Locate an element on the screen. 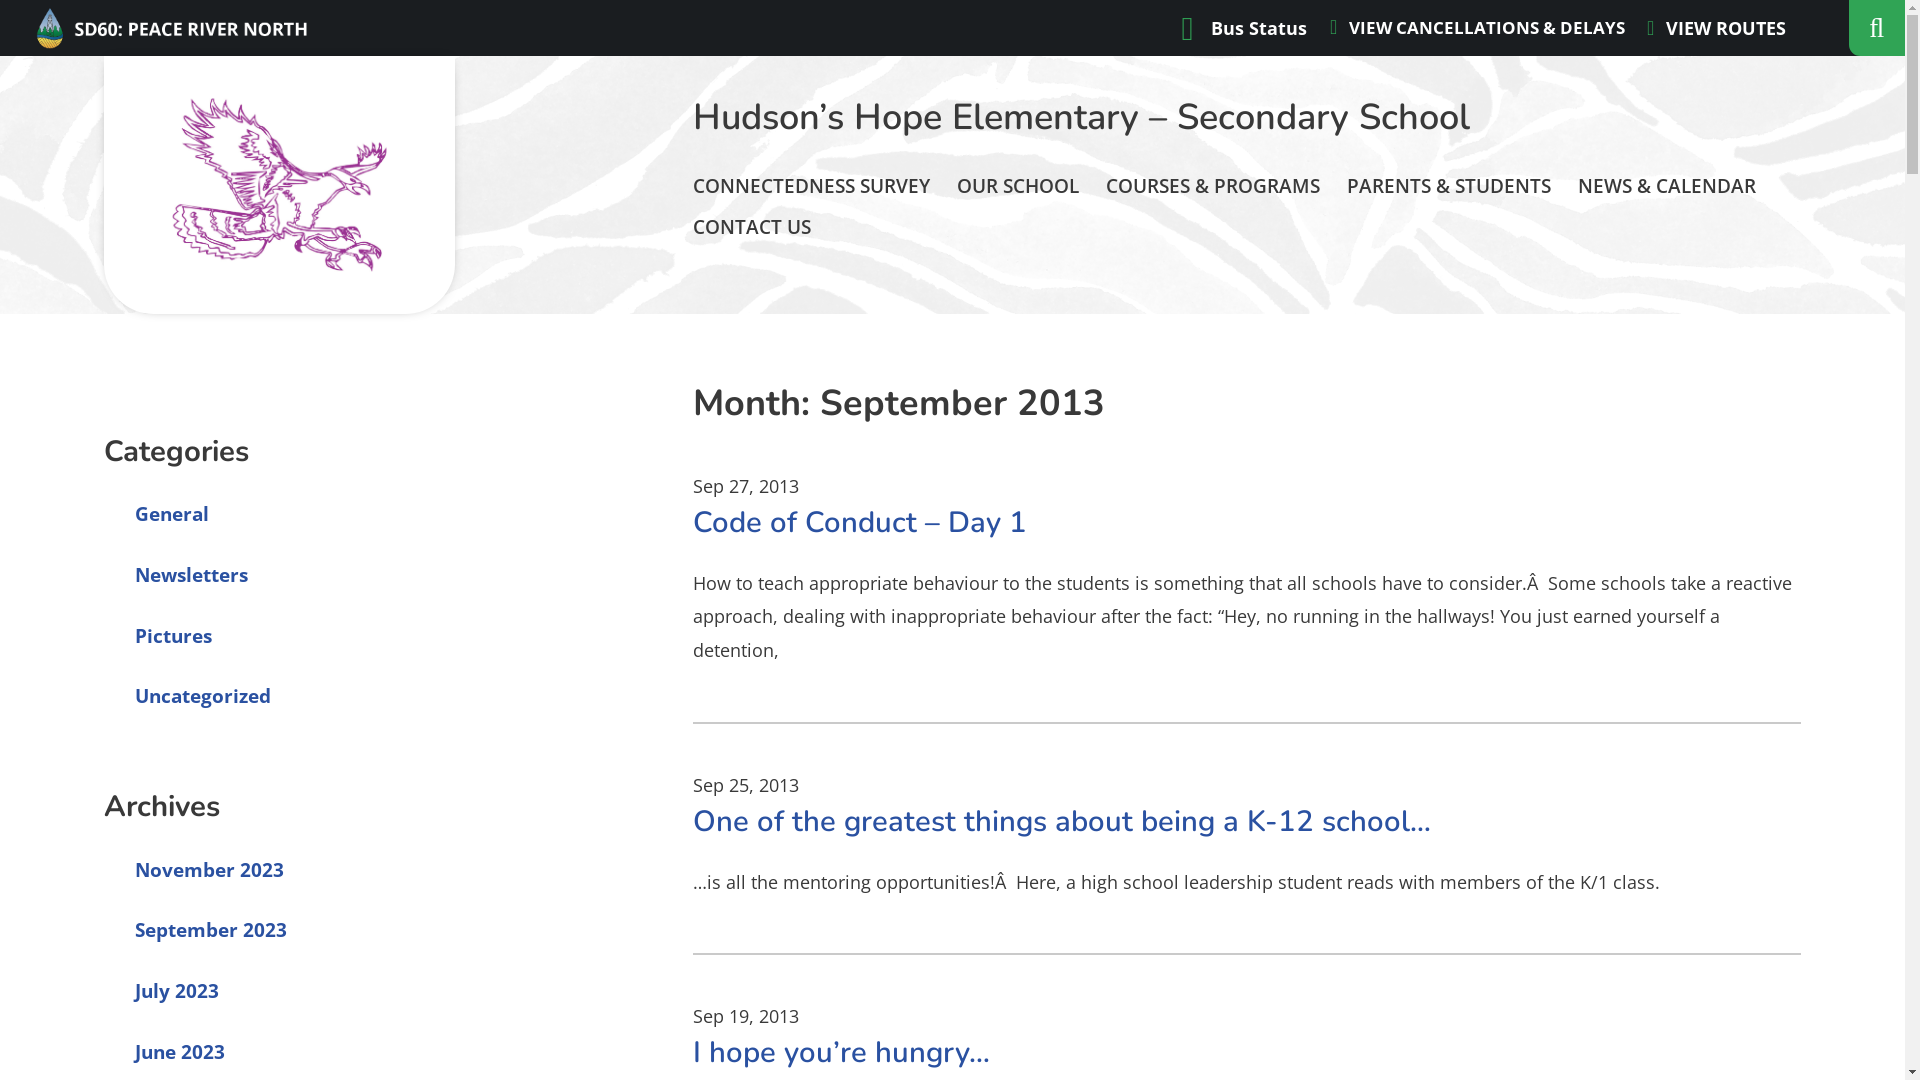 This screenshot has width=1920, height=1080. 'November 2023' is located at coordinates (194, 869).